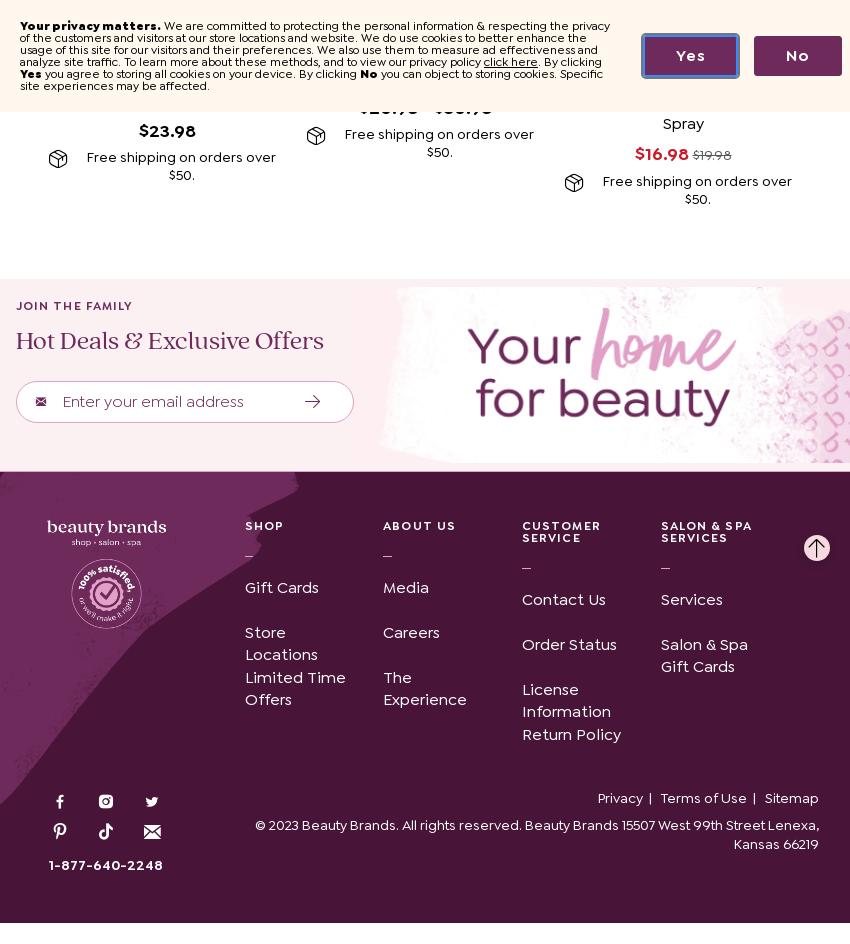 This screenshot has height=944, width=850. Describe the element at coordinates (563, 598) in the screenshot. I see `'Contact Us'` at that location.